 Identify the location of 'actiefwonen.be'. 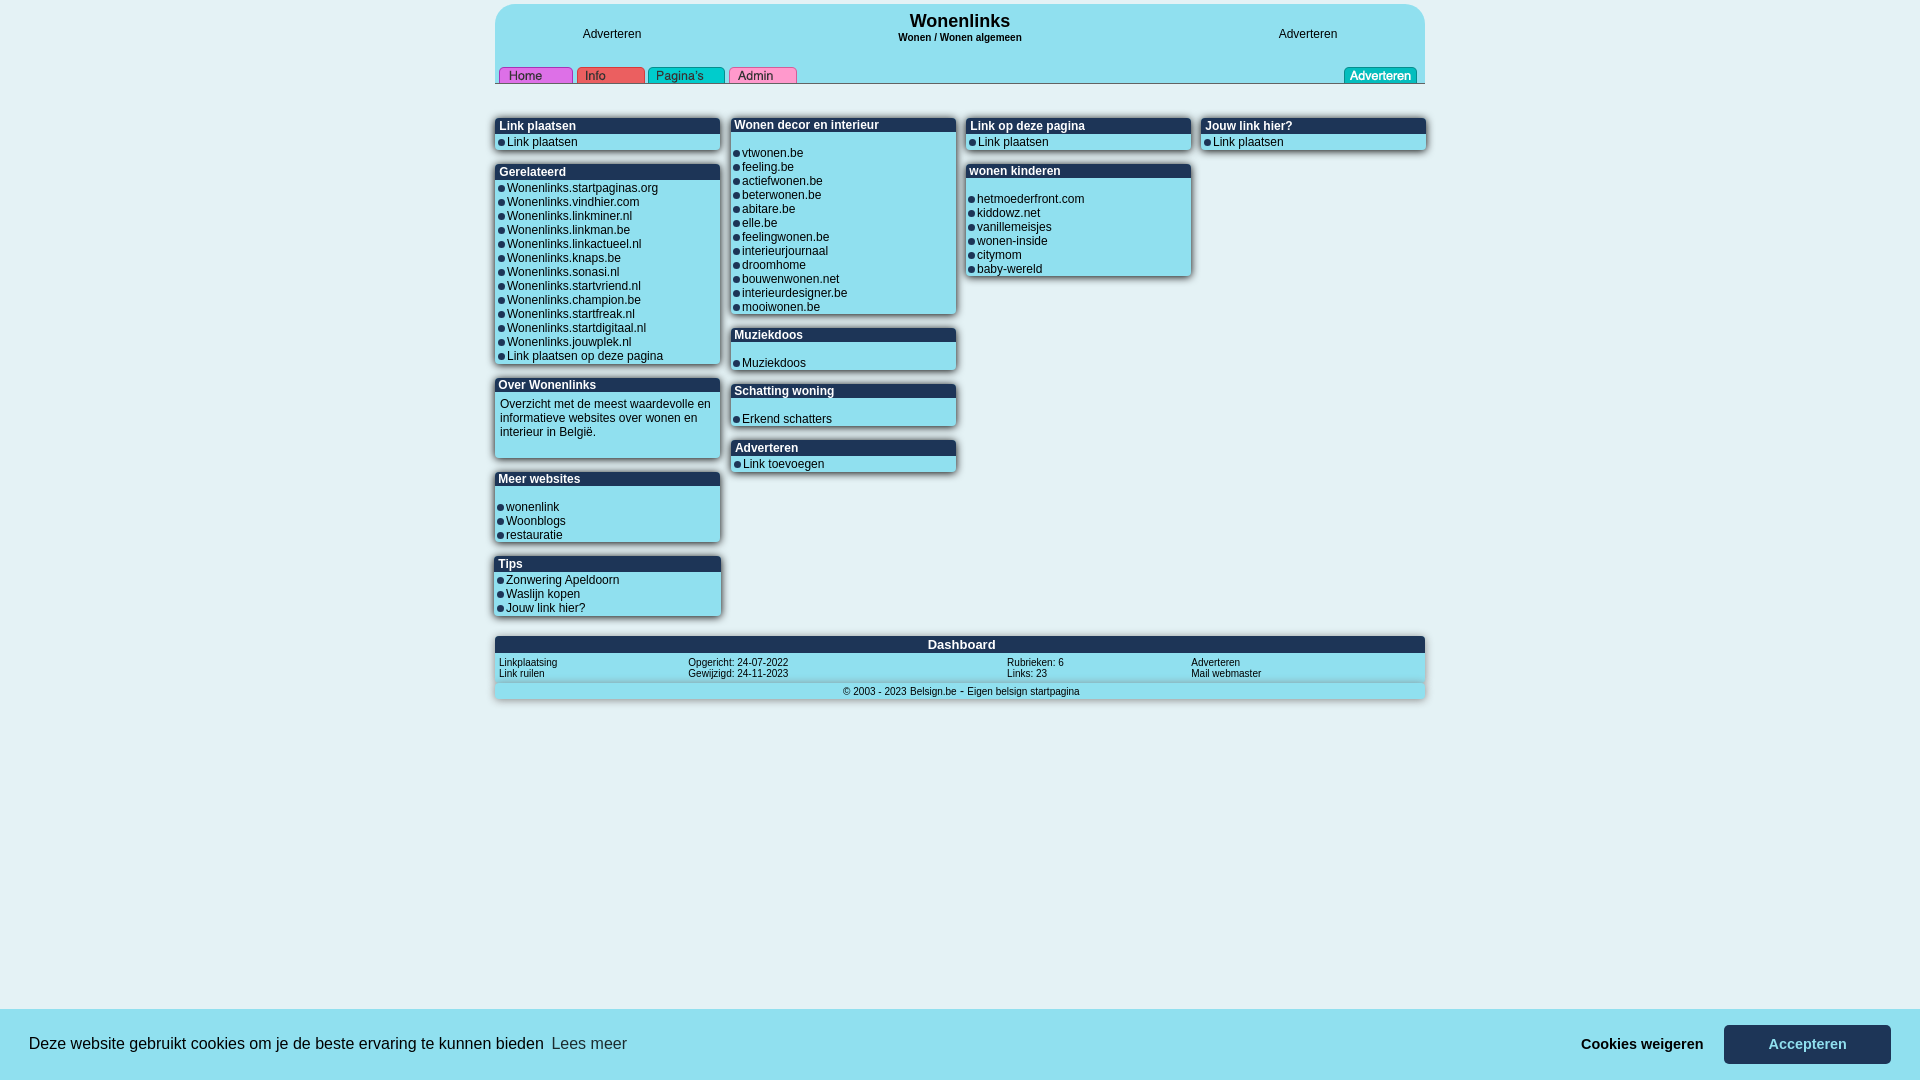
(781, 181).